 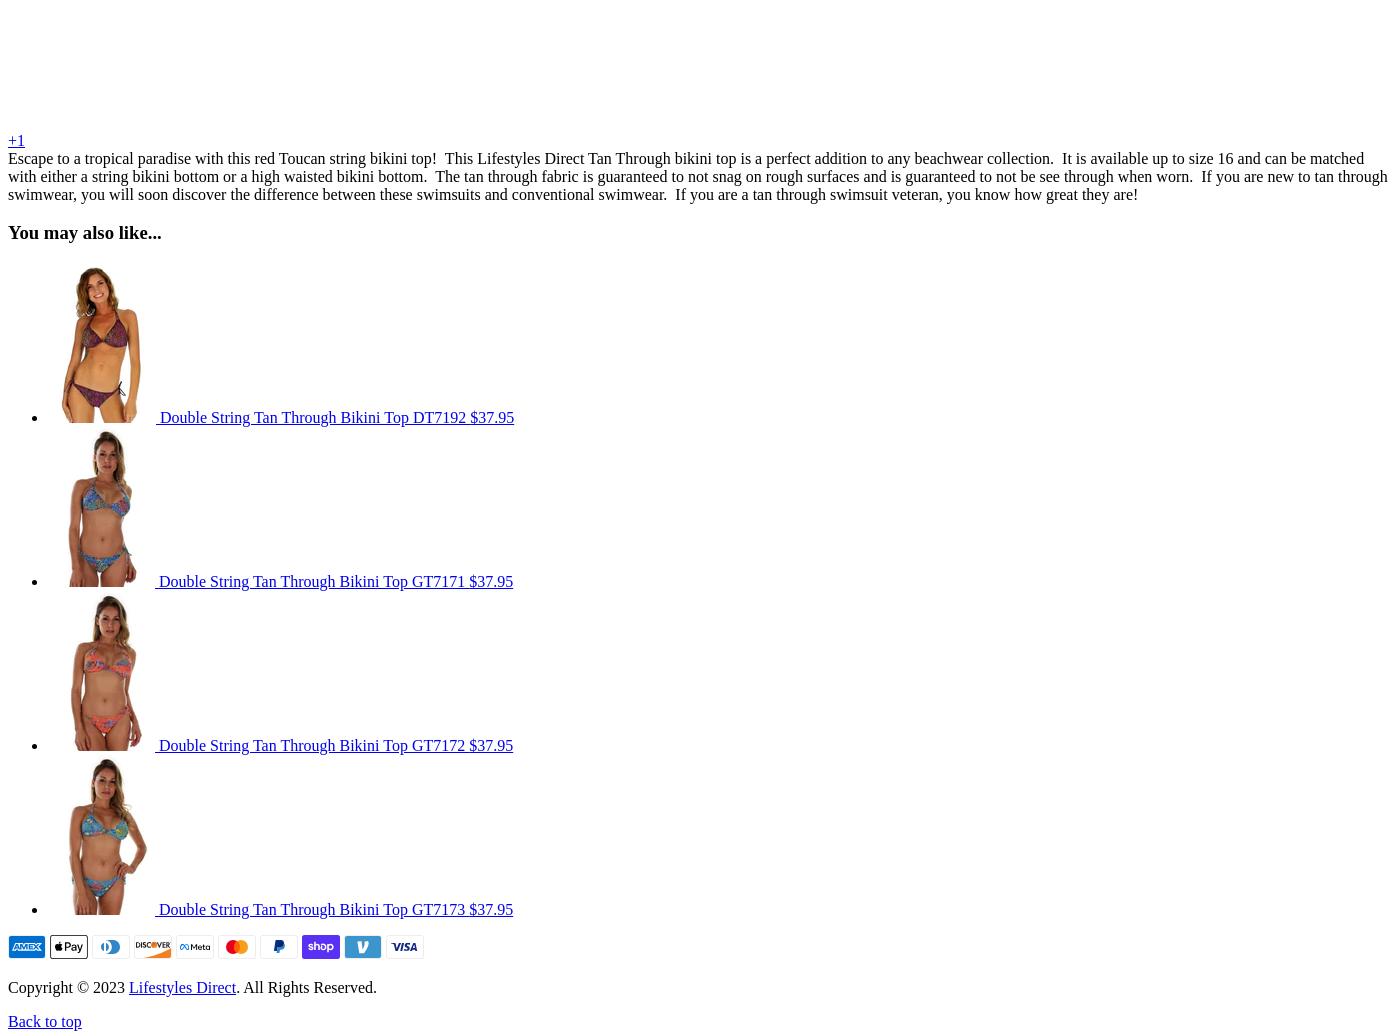 What do you see at coordinates (314, 745) in the screenshot?
I see `'Double String Tan Through Bikini Top GT7172'` at bounding box center [314, 745].